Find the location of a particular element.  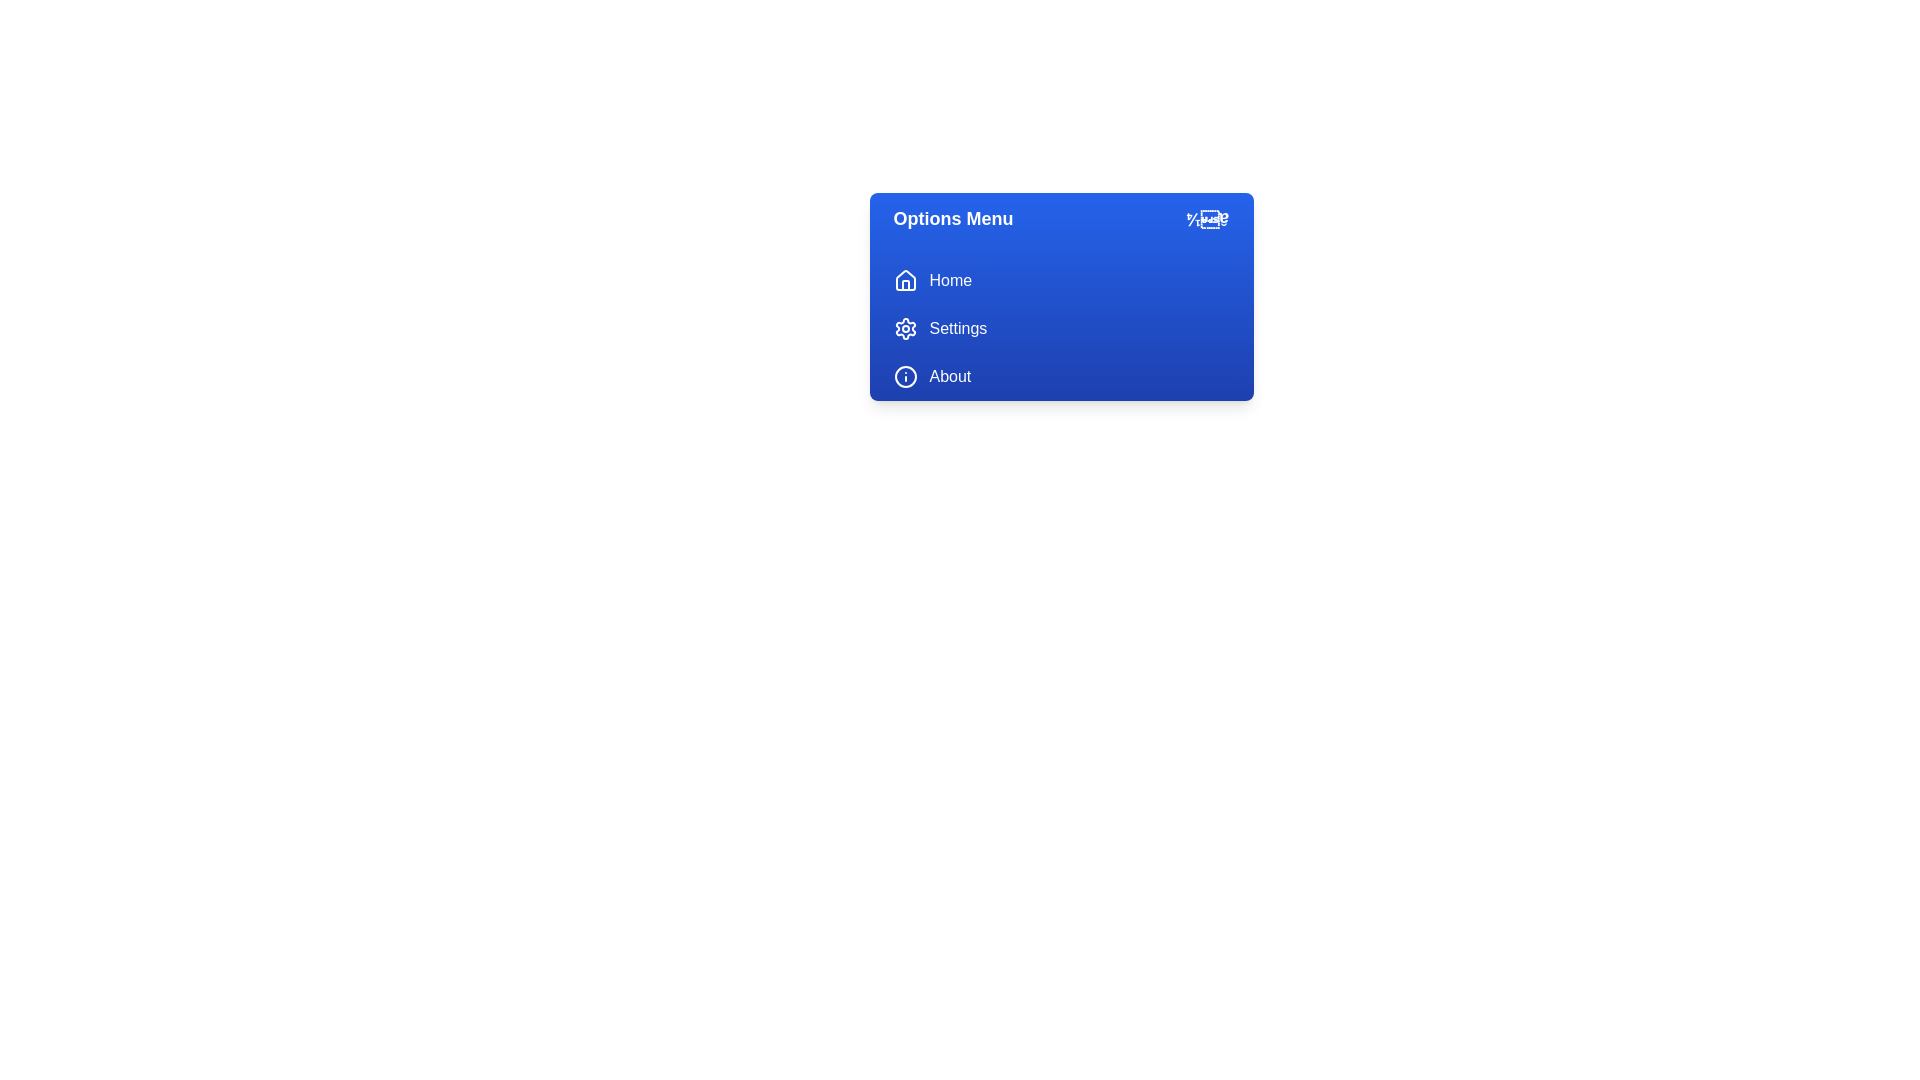

the 'Options Menu' button to toggle the menu state is located at coordinates (1060, 219).